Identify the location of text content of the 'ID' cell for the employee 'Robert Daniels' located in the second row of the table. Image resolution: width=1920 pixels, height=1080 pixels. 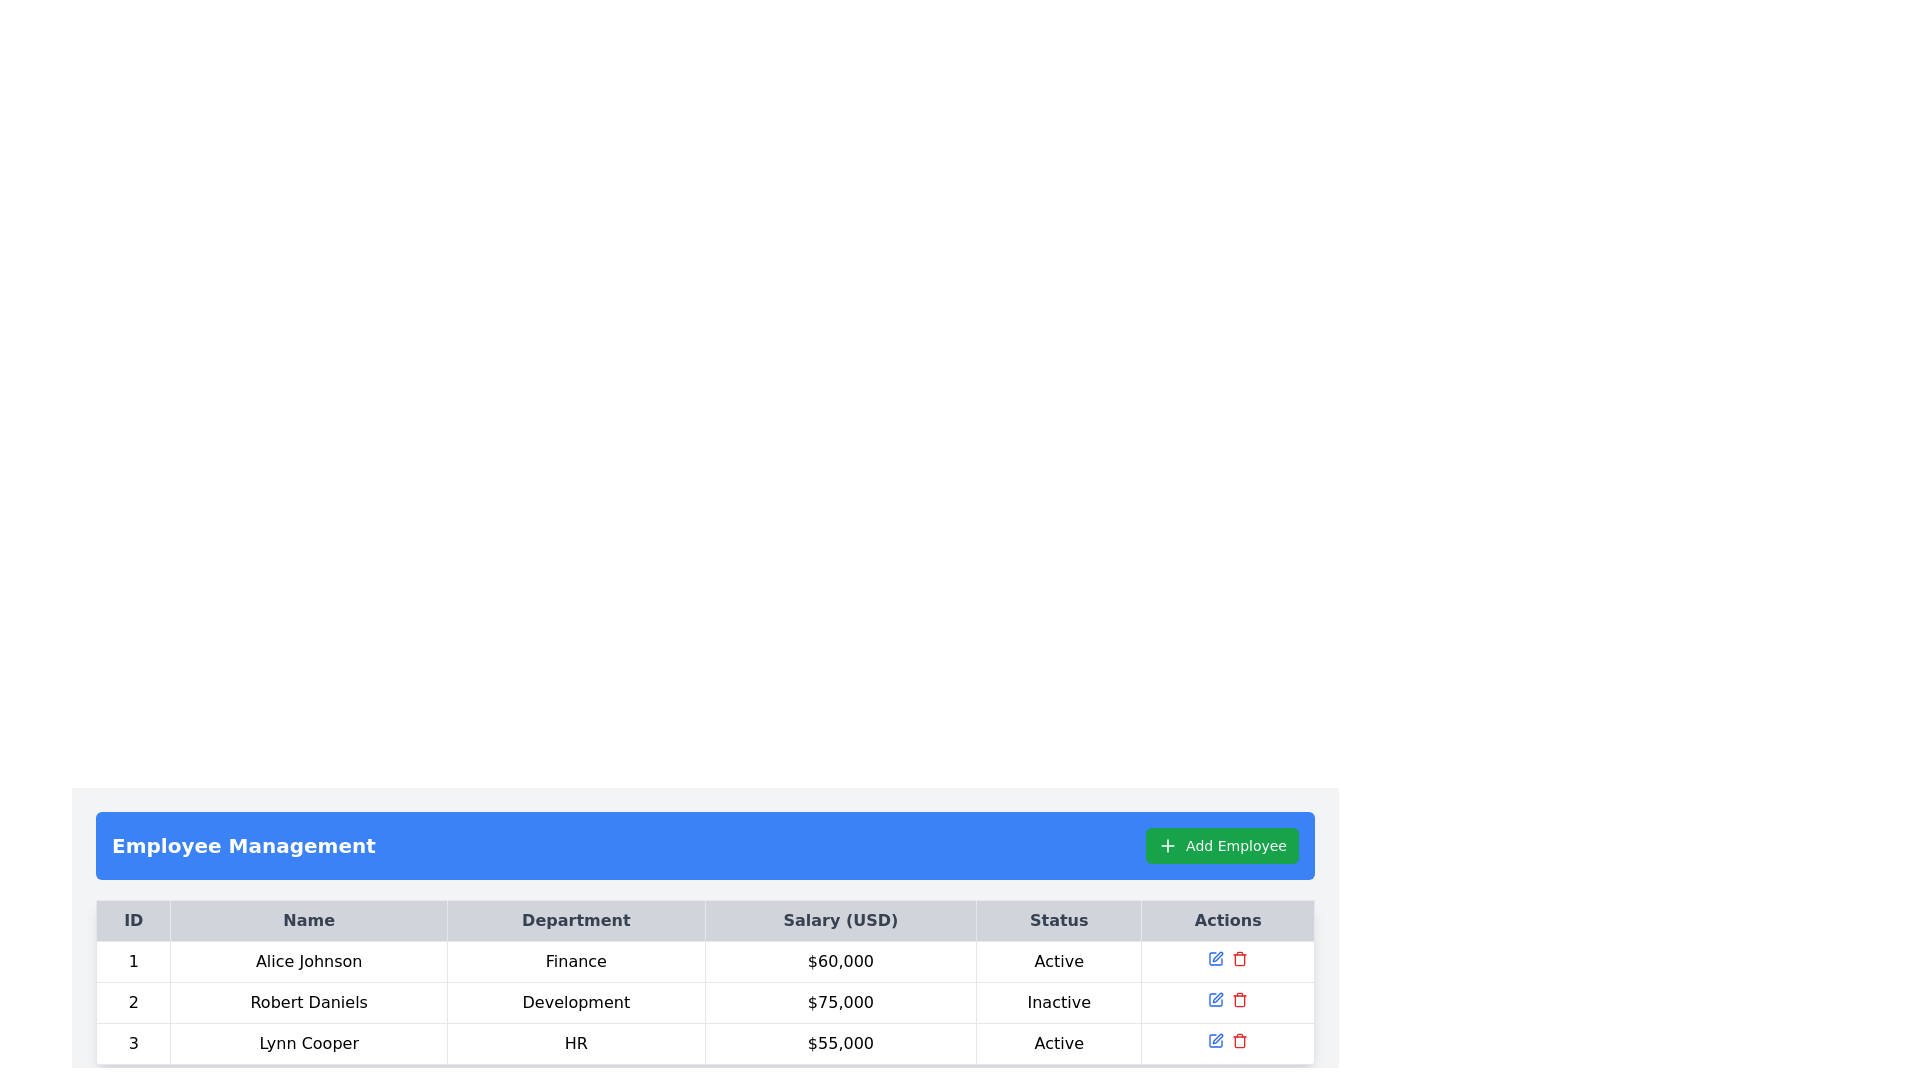
(132, 1002).